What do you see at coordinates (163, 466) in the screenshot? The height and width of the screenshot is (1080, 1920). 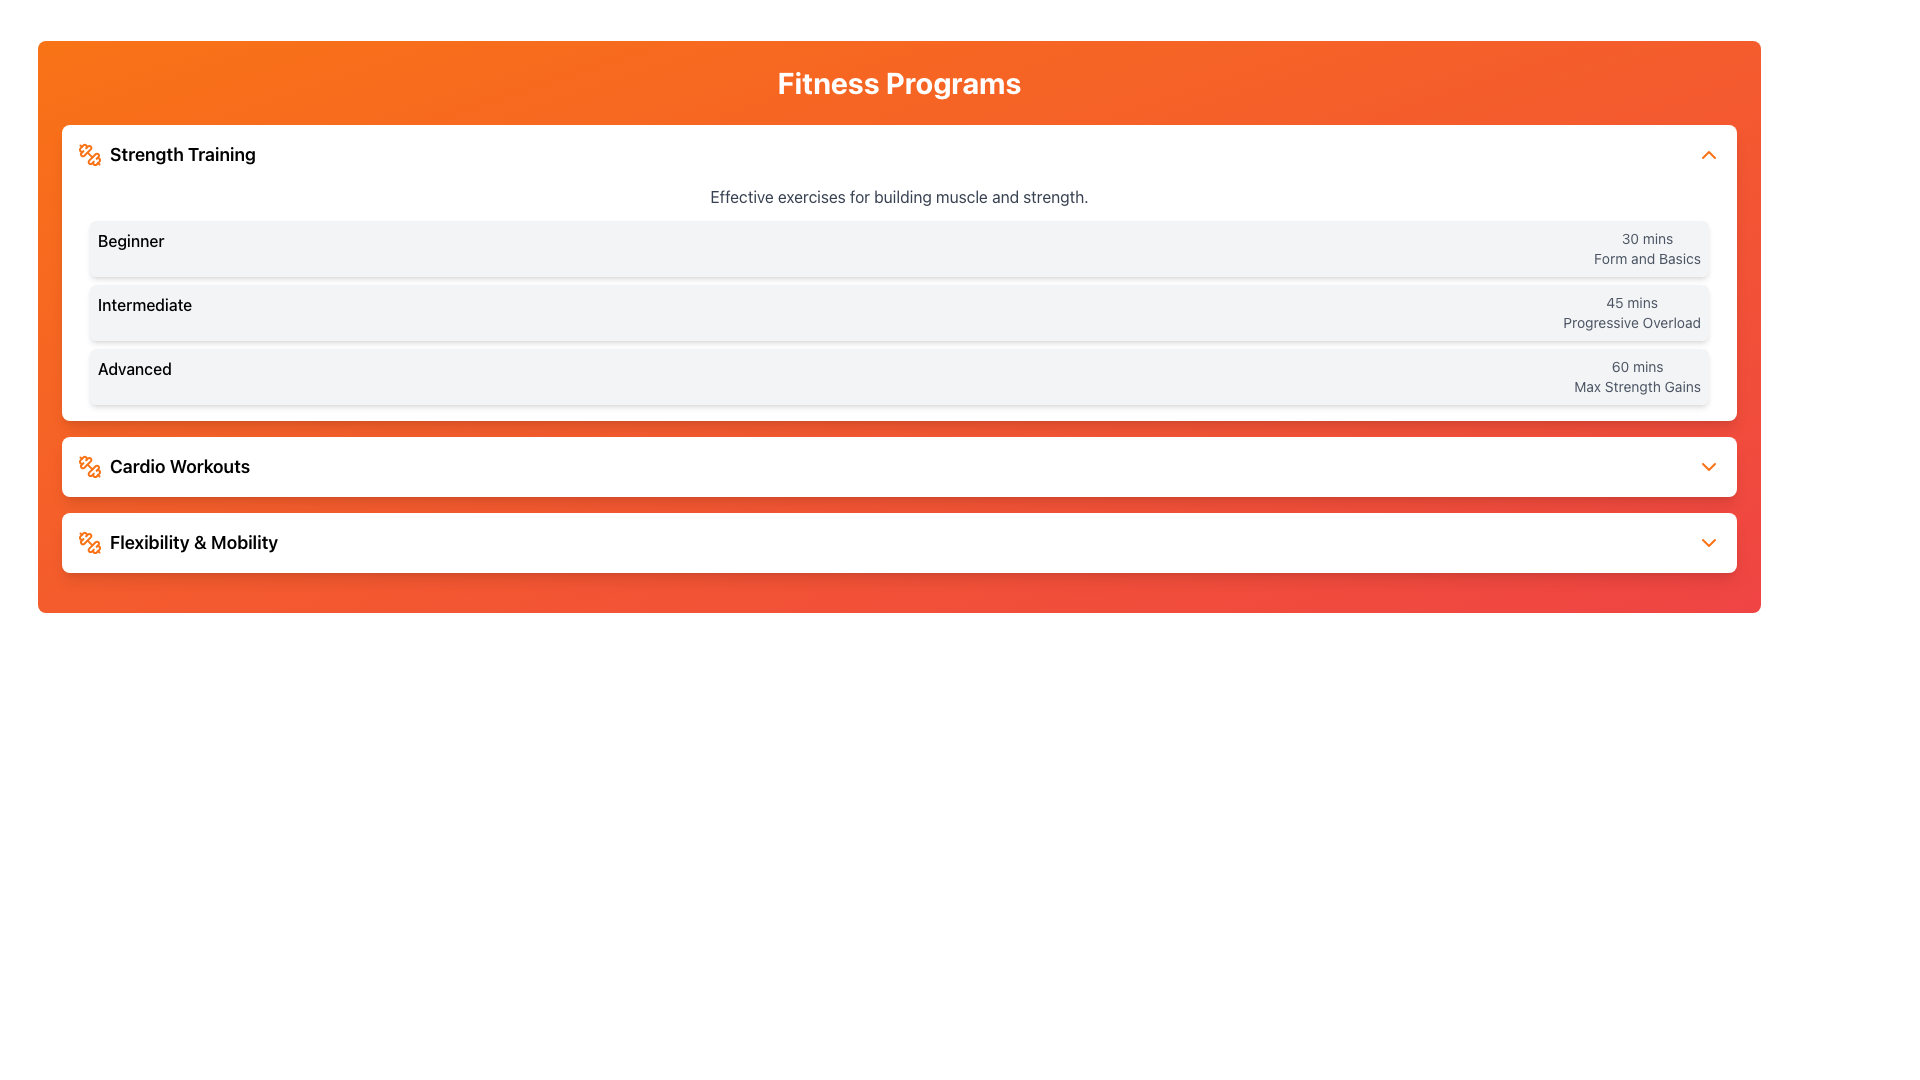 I see `the 'Cardio Workouts' text label with an associated icon` at bounding box center [163, 466].